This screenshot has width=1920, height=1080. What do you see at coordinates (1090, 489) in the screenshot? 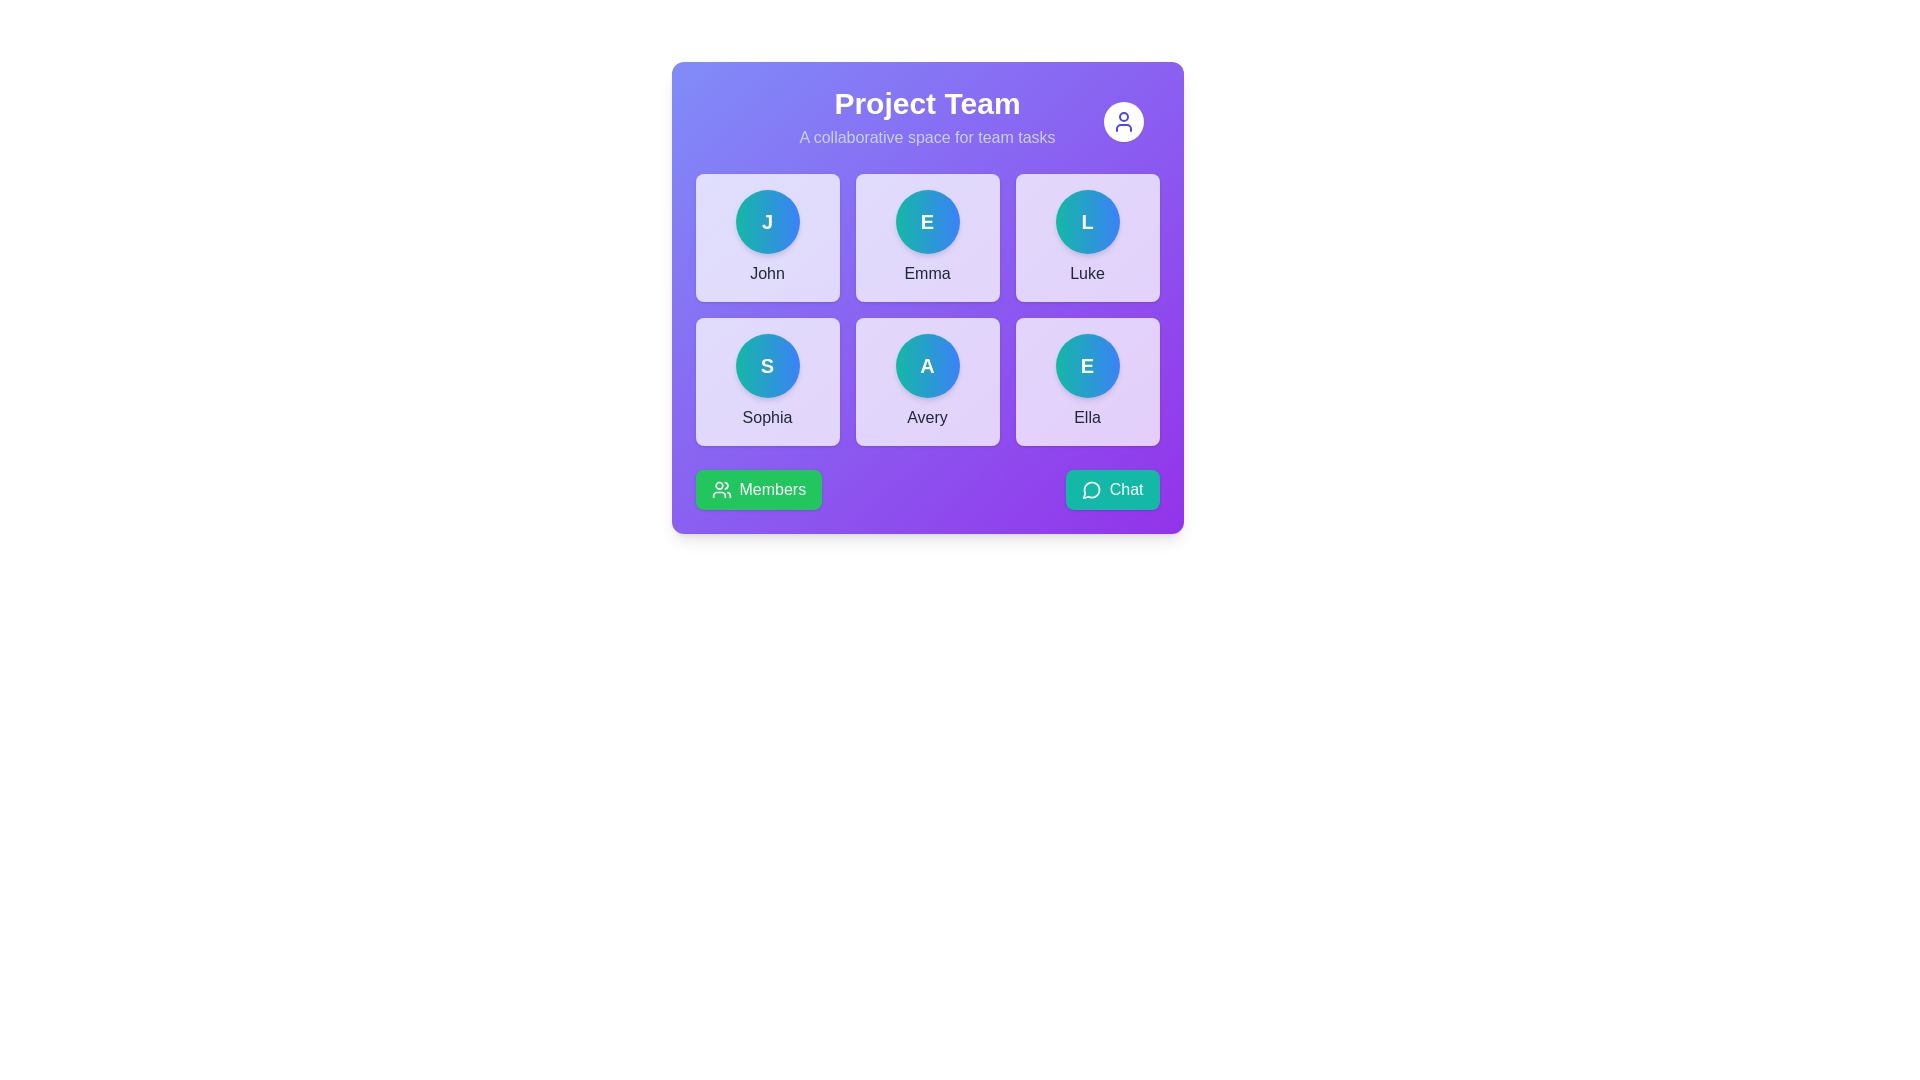
I see `the chat icon located on the bottom-right corner inside the green 'Chat' button under the 'Project Team' section to initiate a chat` at bounding box center [1090, 489].